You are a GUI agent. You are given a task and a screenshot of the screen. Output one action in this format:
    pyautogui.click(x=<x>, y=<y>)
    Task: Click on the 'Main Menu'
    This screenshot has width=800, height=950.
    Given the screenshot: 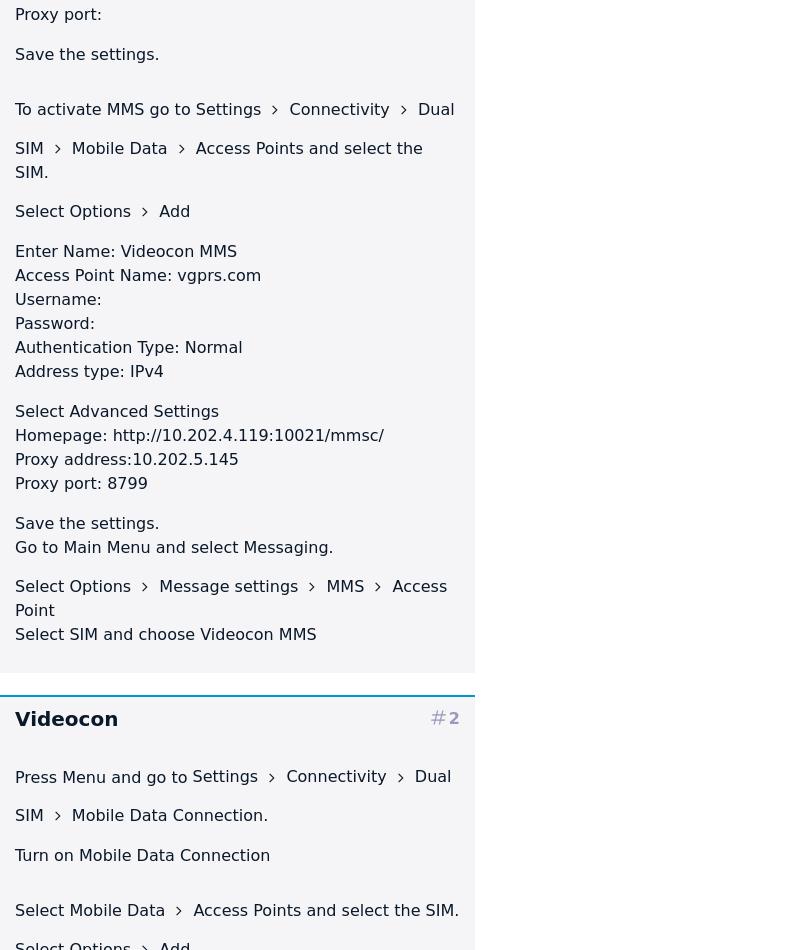 What is the action you would take?
    pyautogui.click(x=62, y=546)
    